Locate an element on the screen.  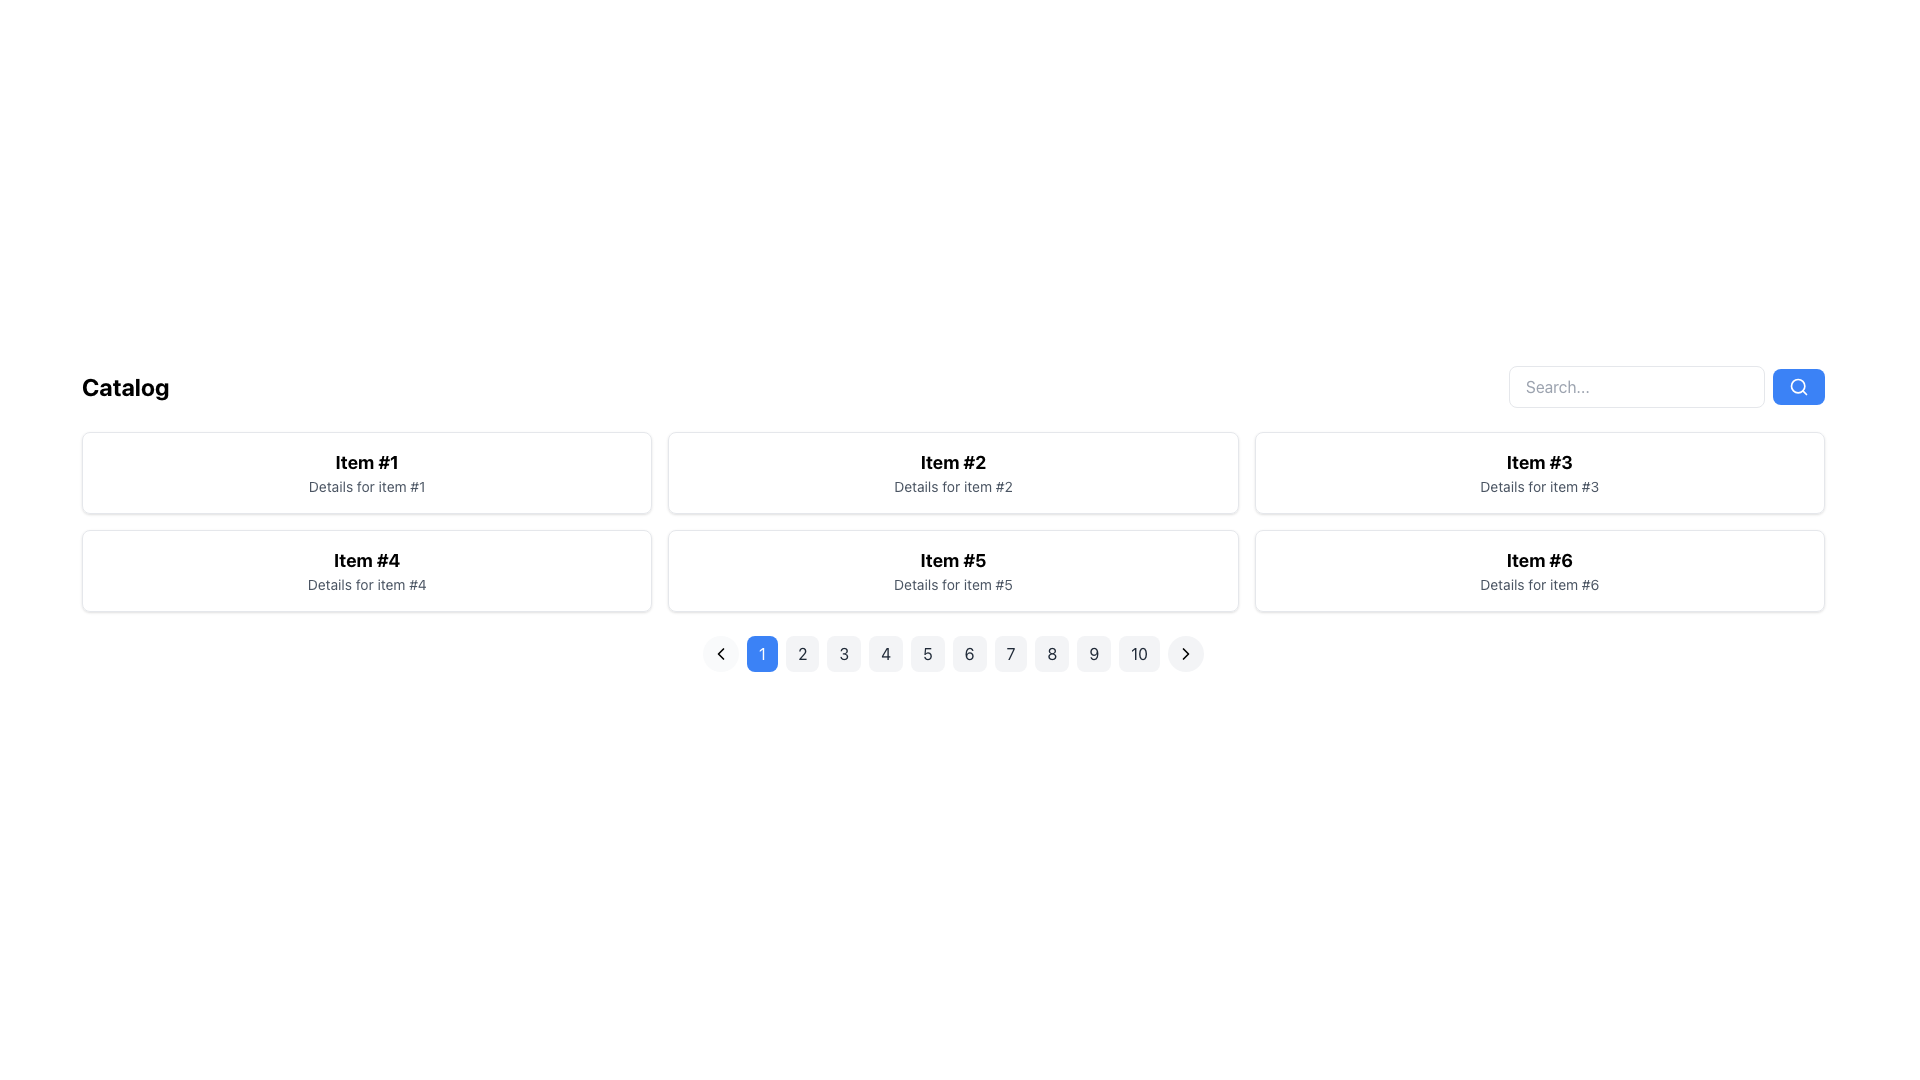
the circular button with a light gray background and a left-pointing chevron icon, which is the first element in the pagination control below the catalog items is located at coordinates (720, 654).